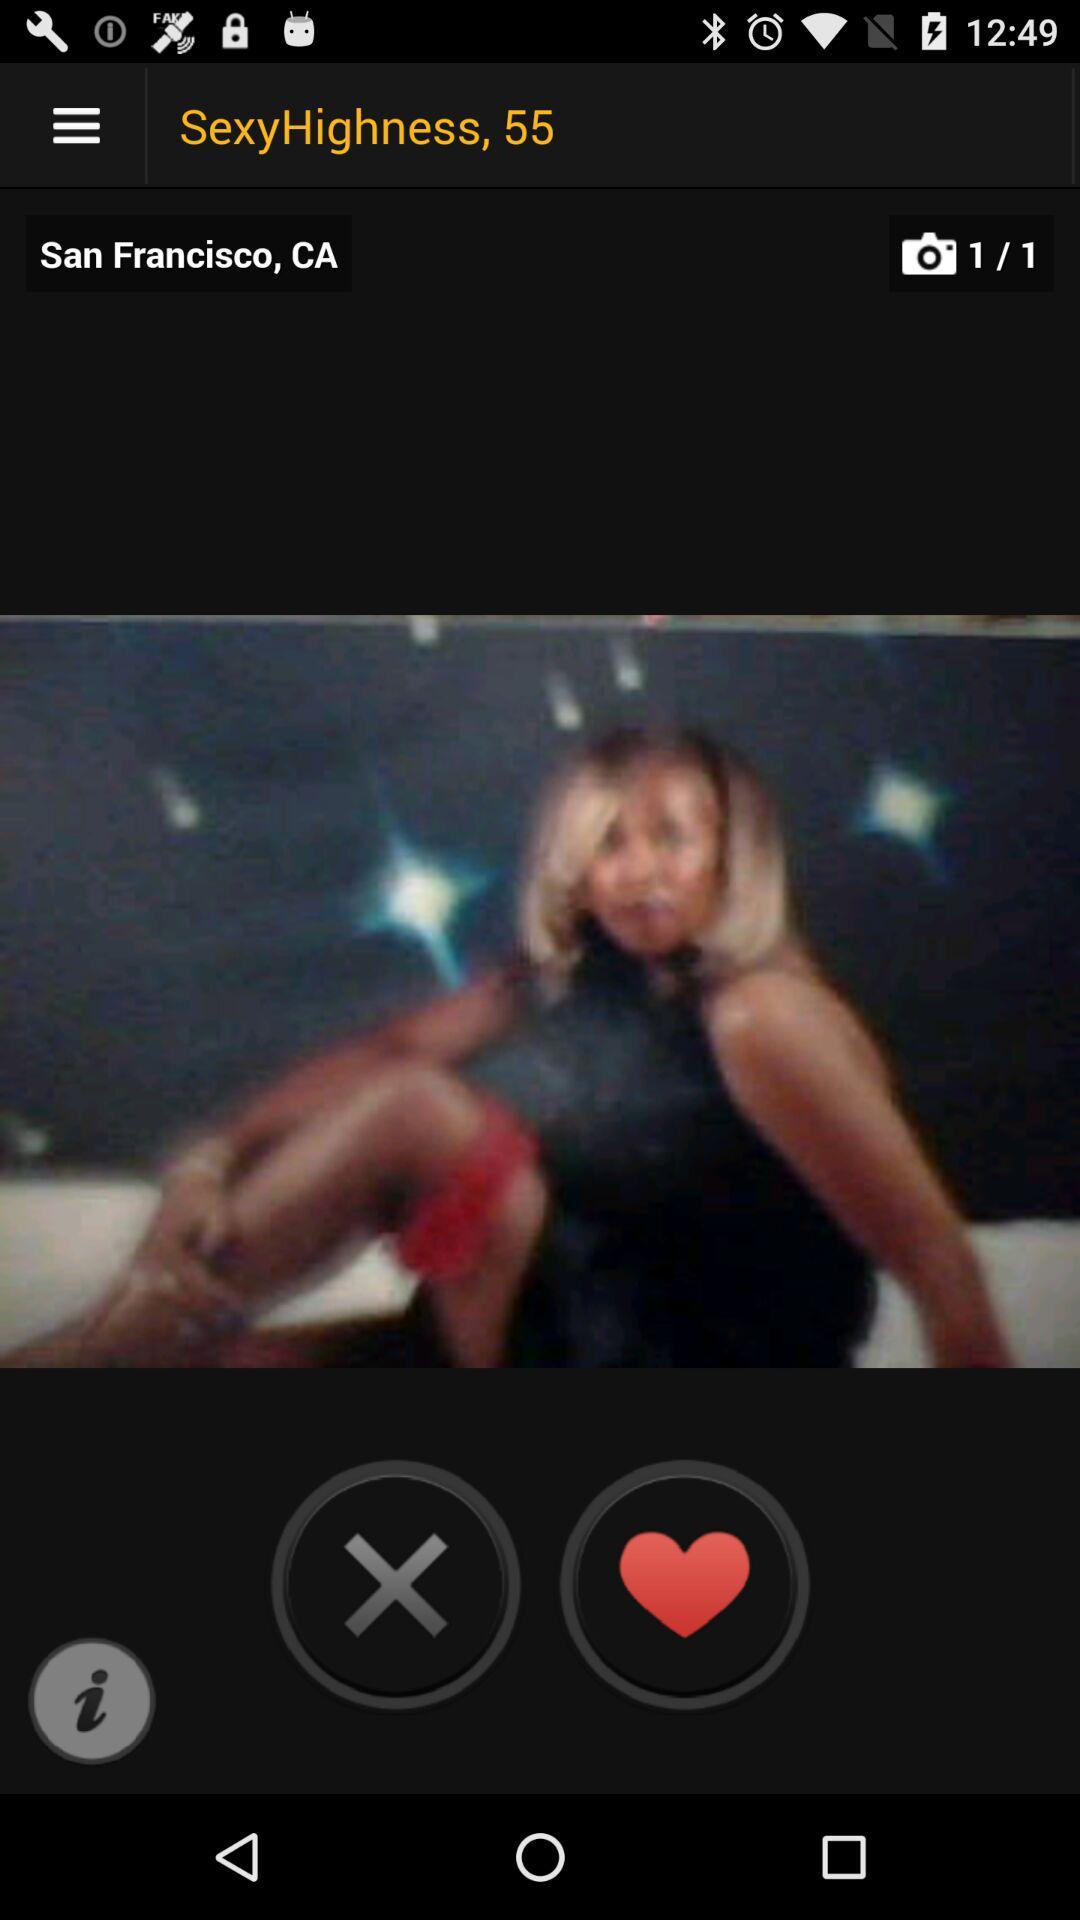 This screenshot has height=1920, width=1080. I want to click on like or favorite the above photo, so click(682, 1583).